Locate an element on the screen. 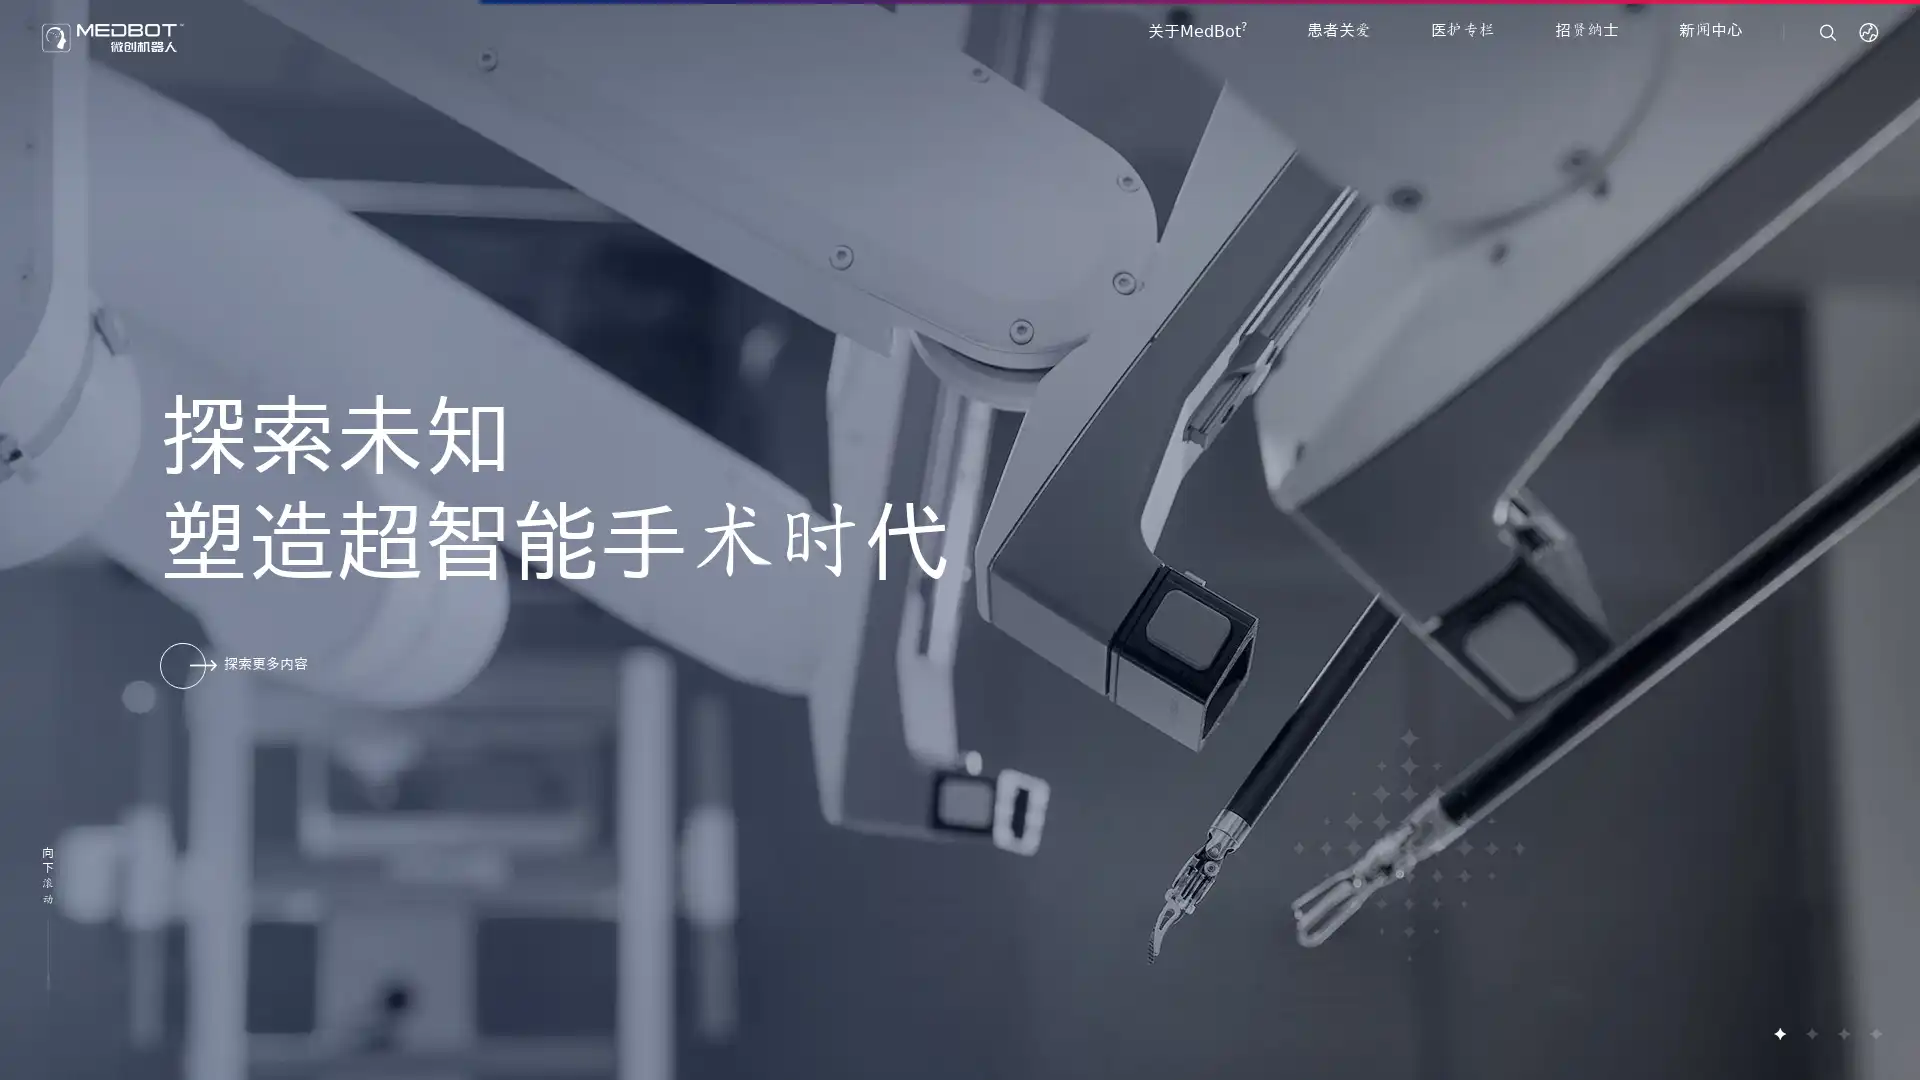 The width and height of the screenshot is (1920, 1080). Go to slide 1 is located at coordinates (1779, 1033).